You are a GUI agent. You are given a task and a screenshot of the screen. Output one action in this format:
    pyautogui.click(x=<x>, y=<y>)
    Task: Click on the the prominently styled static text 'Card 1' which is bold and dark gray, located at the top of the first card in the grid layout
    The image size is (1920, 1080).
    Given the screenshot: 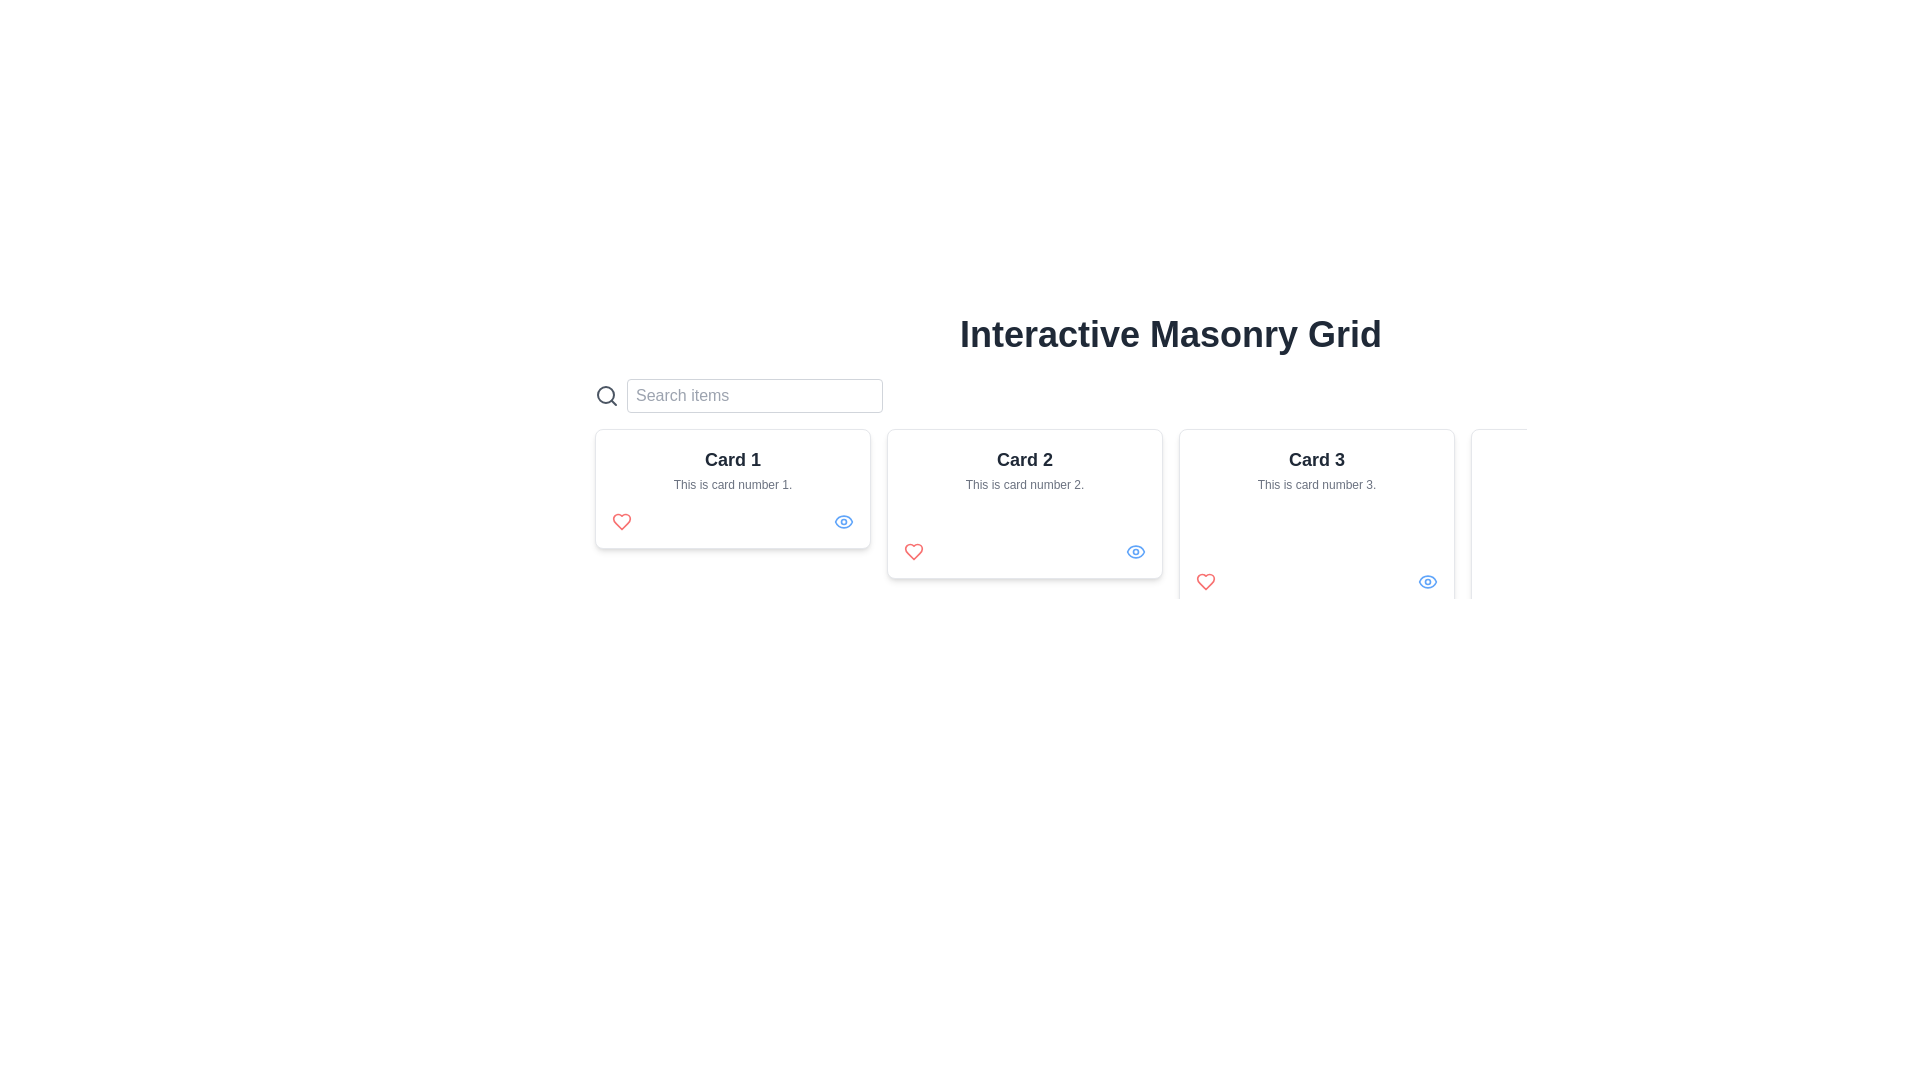 What is the action you would take?
    pyautogui.click(x=732, y=459)
    